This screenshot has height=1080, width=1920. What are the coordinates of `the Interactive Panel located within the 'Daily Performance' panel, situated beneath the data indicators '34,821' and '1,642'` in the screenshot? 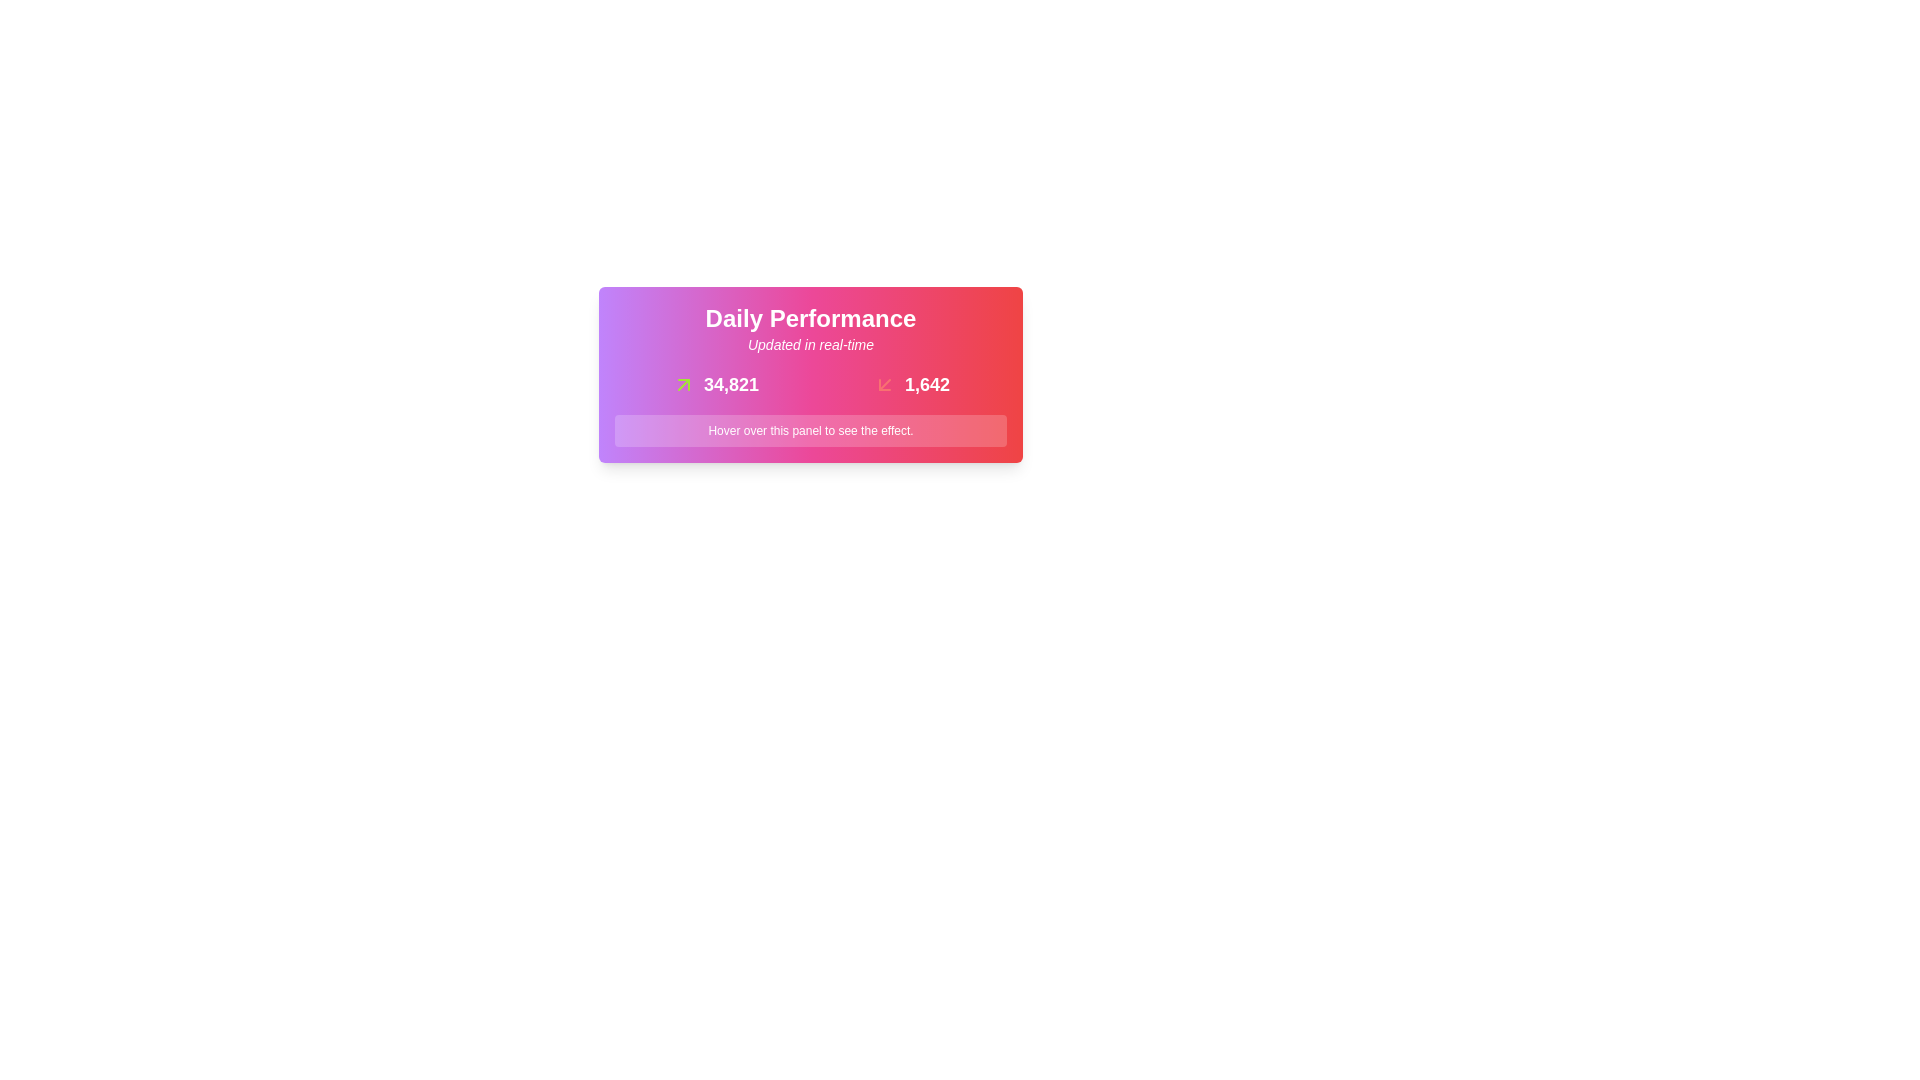 It's located at (811, 430).